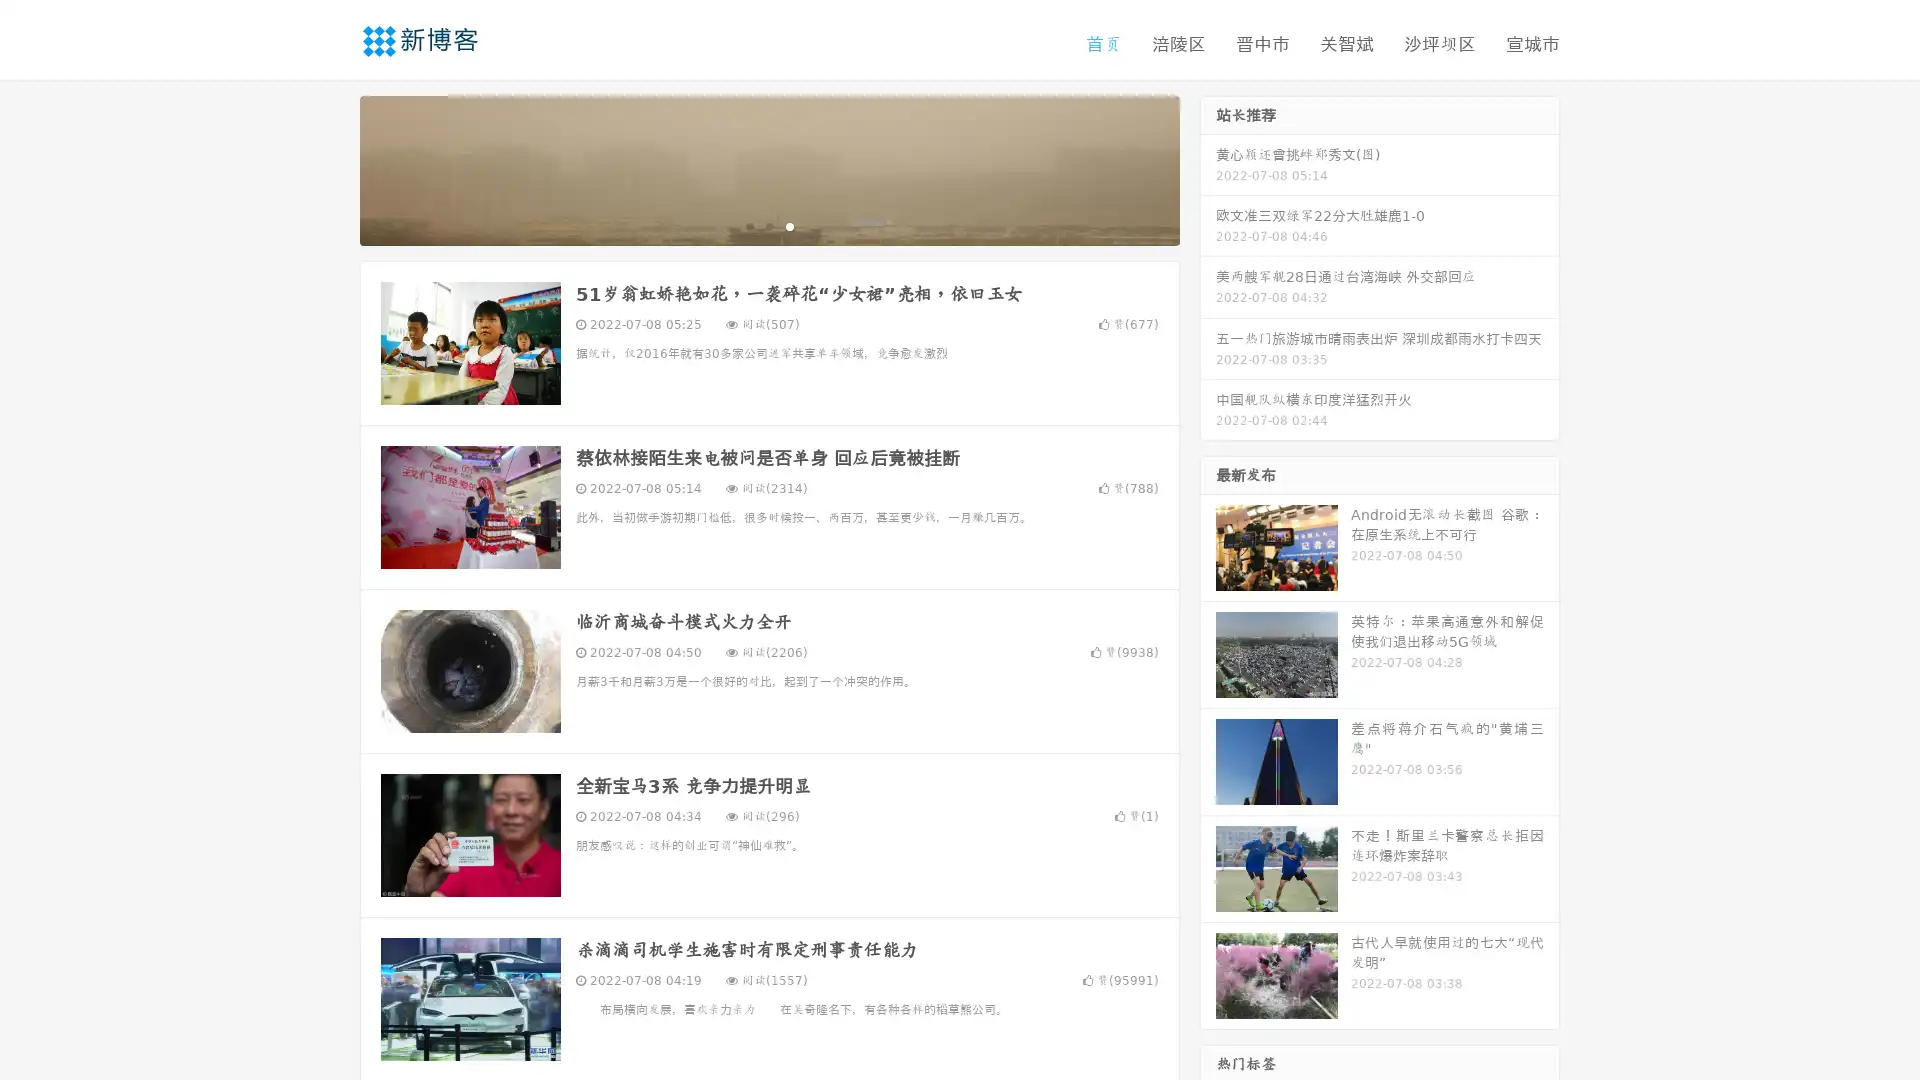 The image size is (1920, 1080). I want to click on Previous slide, so click(330, 168).